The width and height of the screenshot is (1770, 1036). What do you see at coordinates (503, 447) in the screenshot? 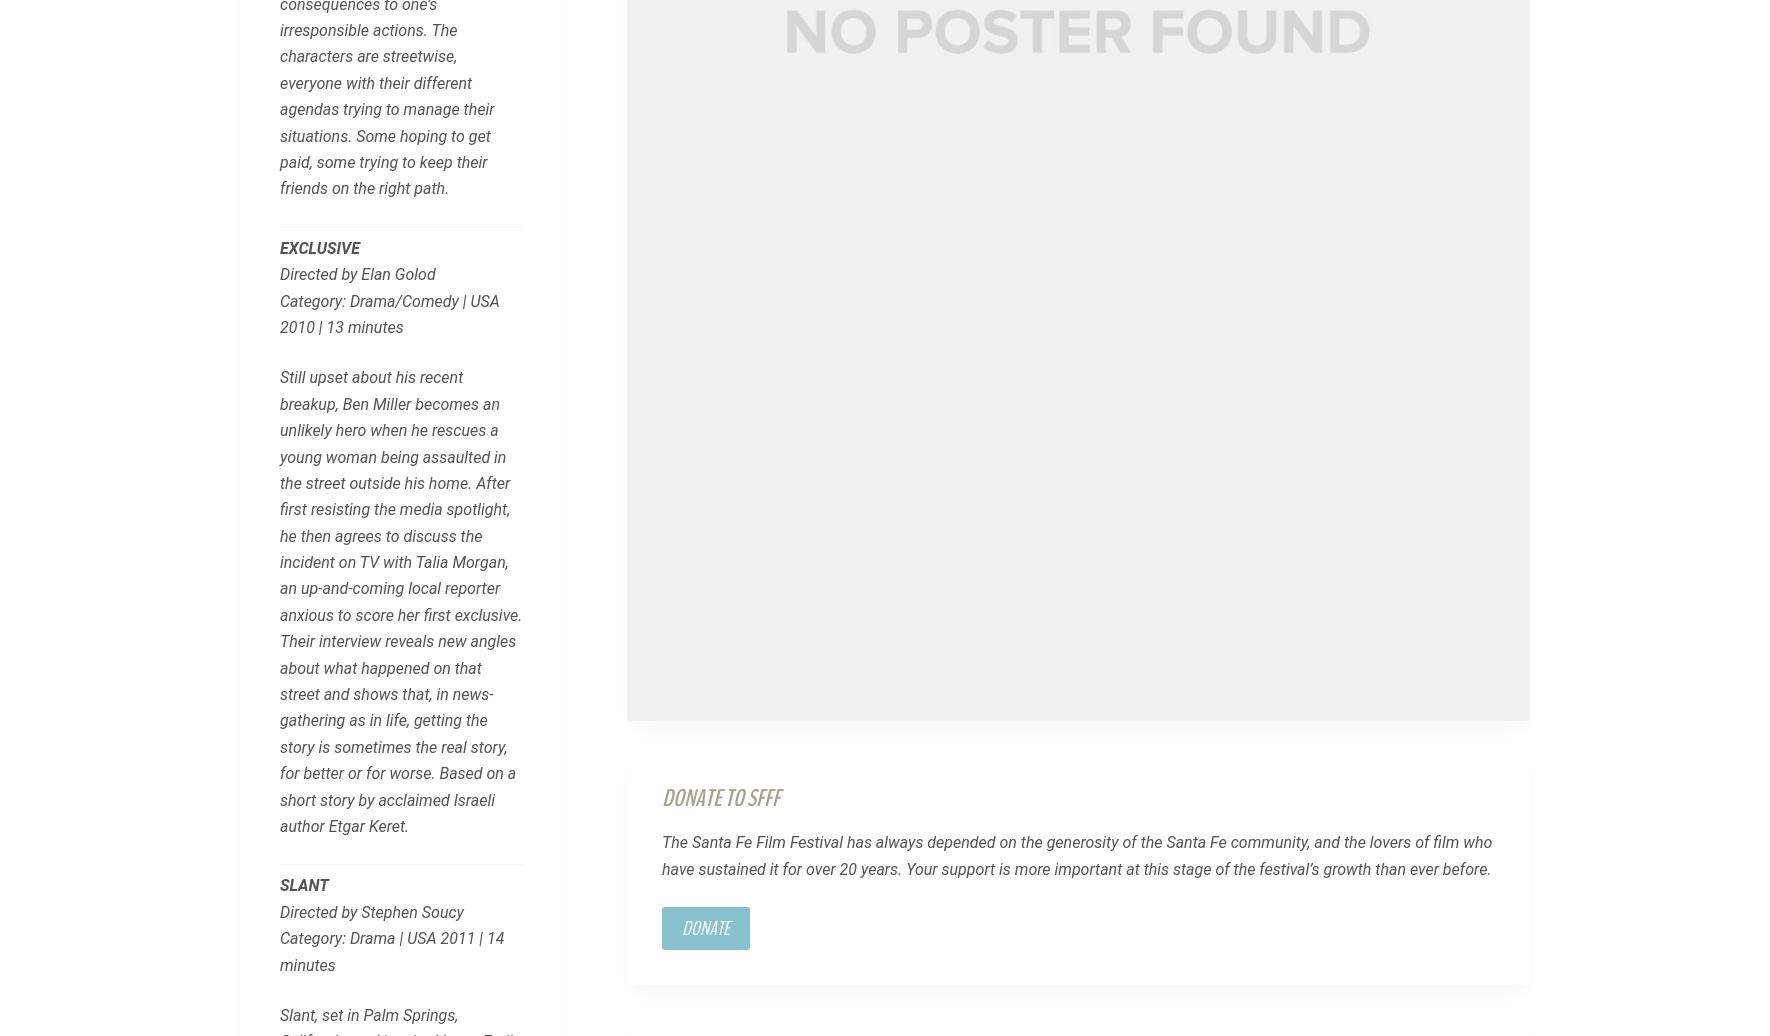
I see `'SHORTS PROGRAM III (103 minutes)'` at bounding box center [503, 447].